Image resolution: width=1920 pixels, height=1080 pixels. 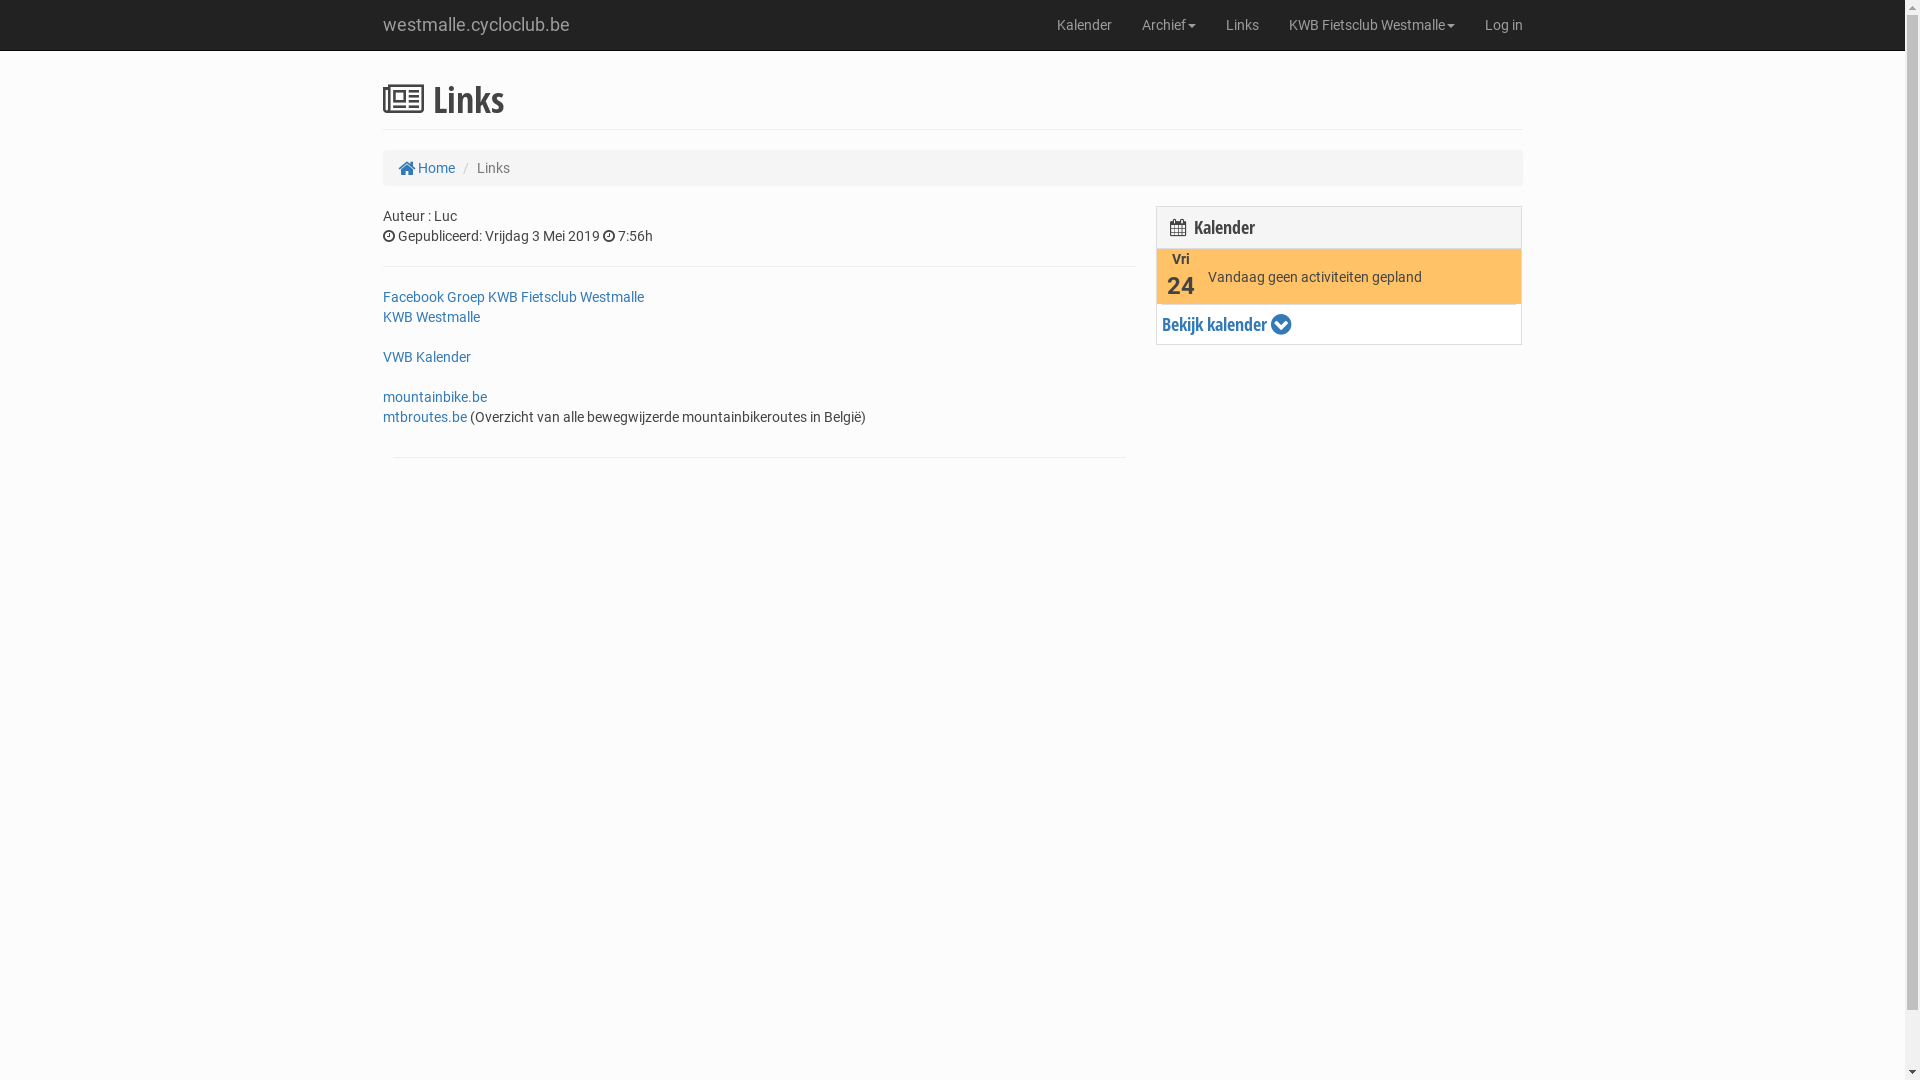 What do you see at coordinates (422, 415) in the screenshot?
I see `'mtbroutes.be'` at bounding box center [422, 415].